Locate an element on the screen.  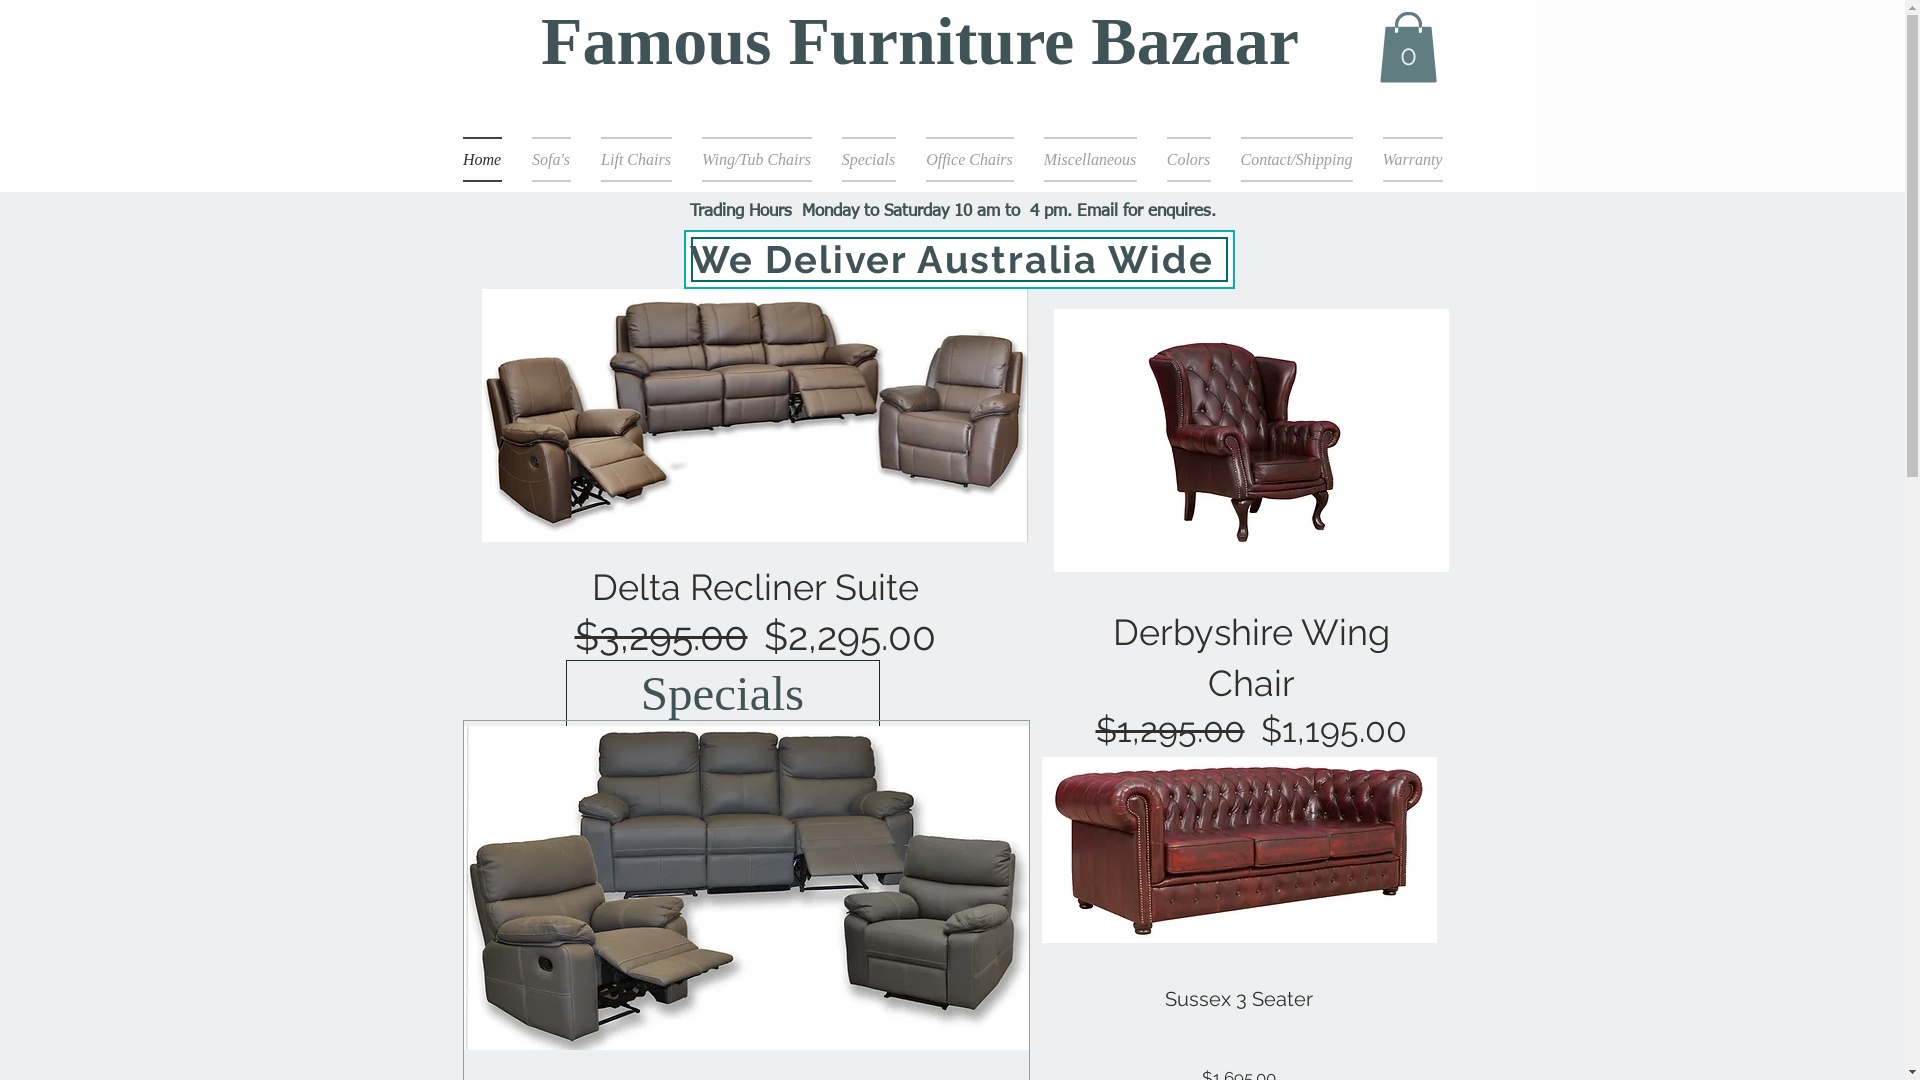
'Sofa's' is located at coordinates (550, 158).